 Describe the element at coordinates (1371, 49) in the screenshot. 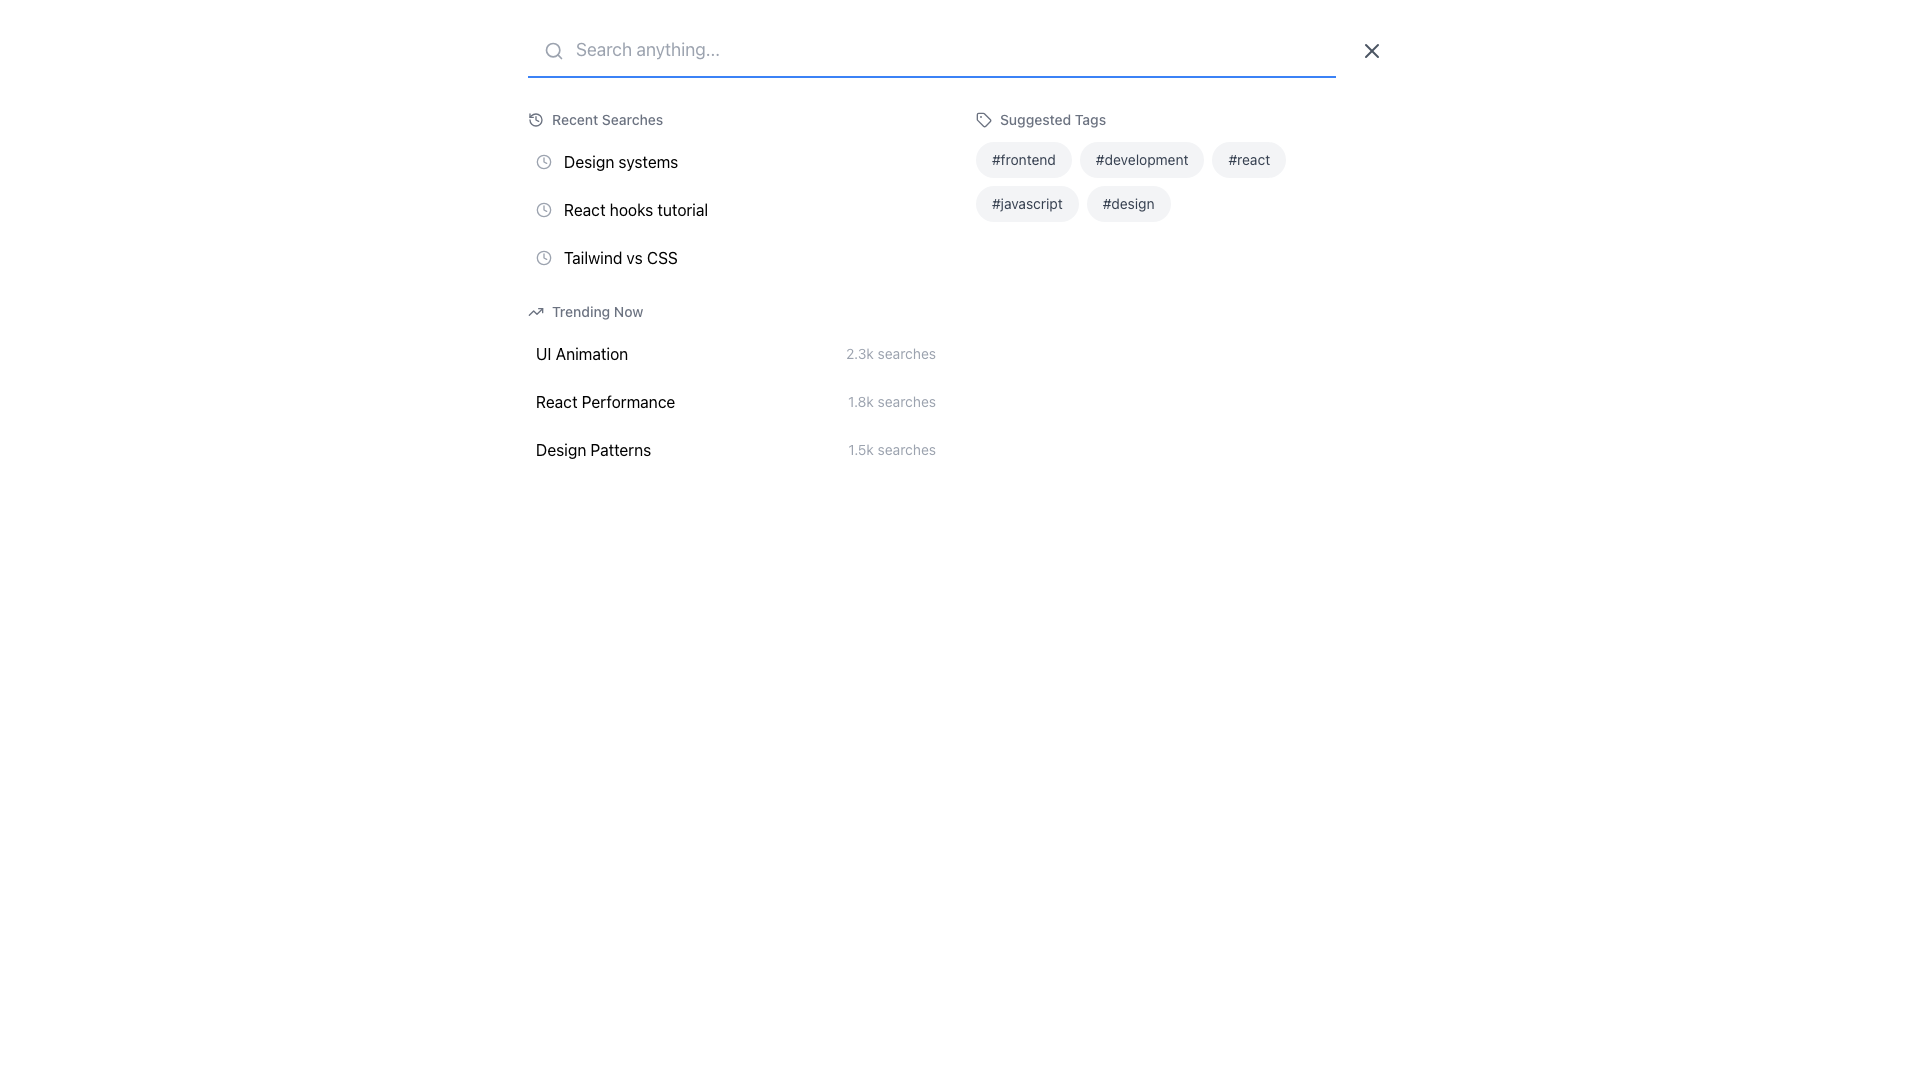

I see `the close button located at the far right of the horizontal search bar` at that location.